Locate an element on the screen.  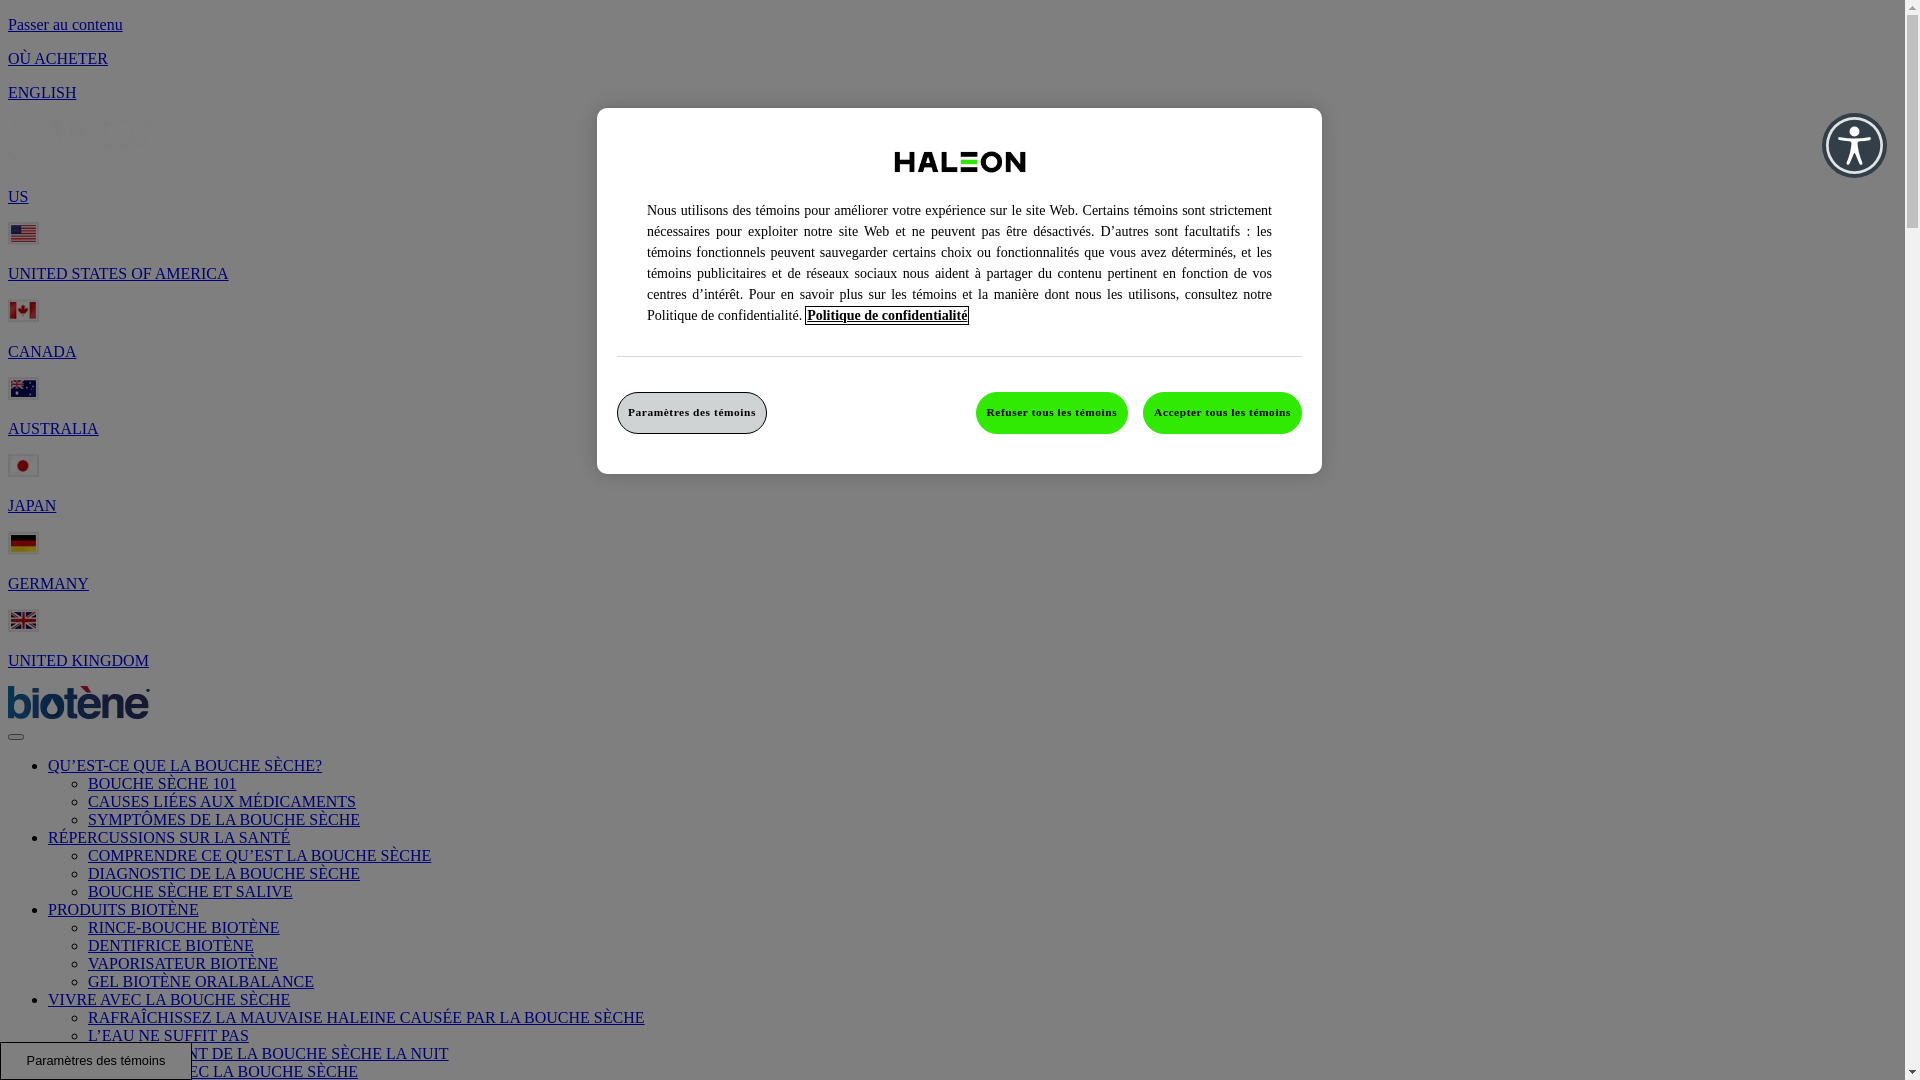
'Japan Flag' is located at coordinates (23, 465).